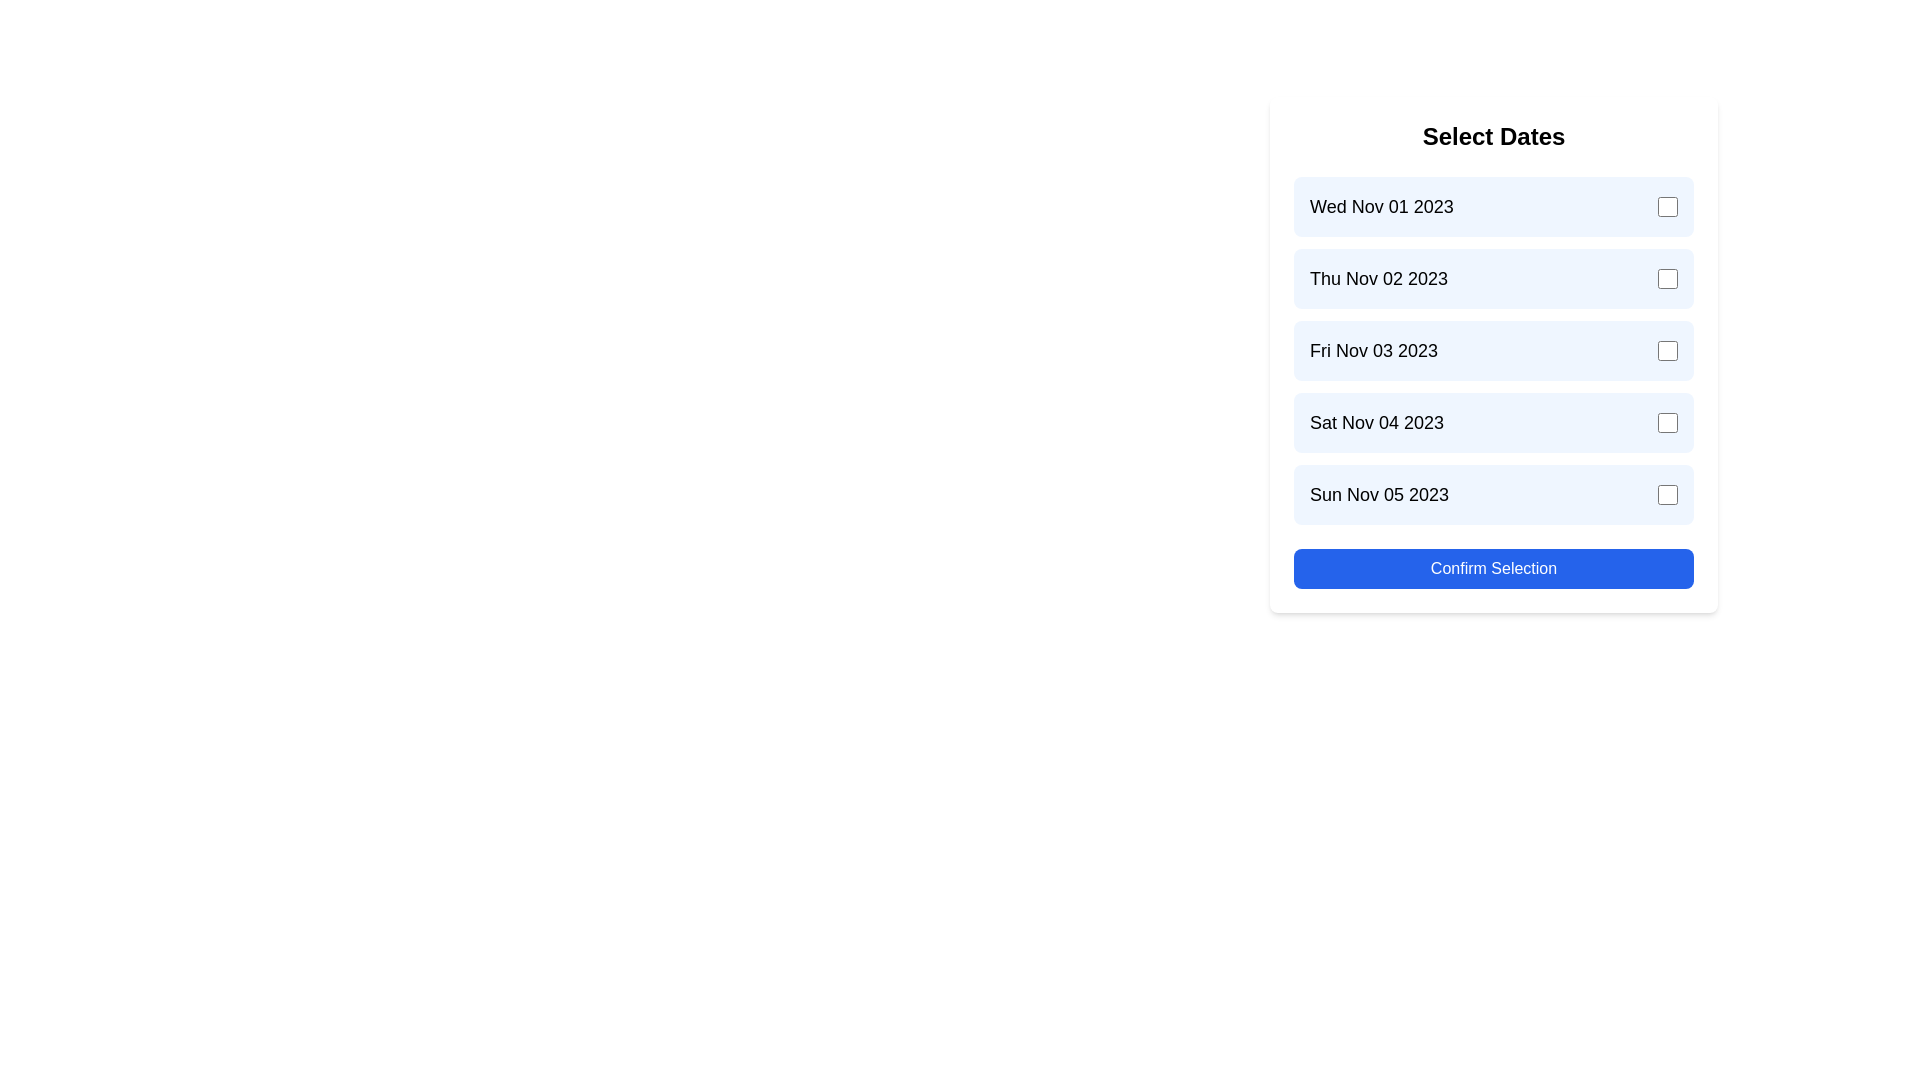 The width and height of the screenshot is (1920, 1080). Describe the element at coordinates (1668, 422) in the screenshot. I see `the checkbox corresponding to the date Sat Nov 04 2023` at that location.